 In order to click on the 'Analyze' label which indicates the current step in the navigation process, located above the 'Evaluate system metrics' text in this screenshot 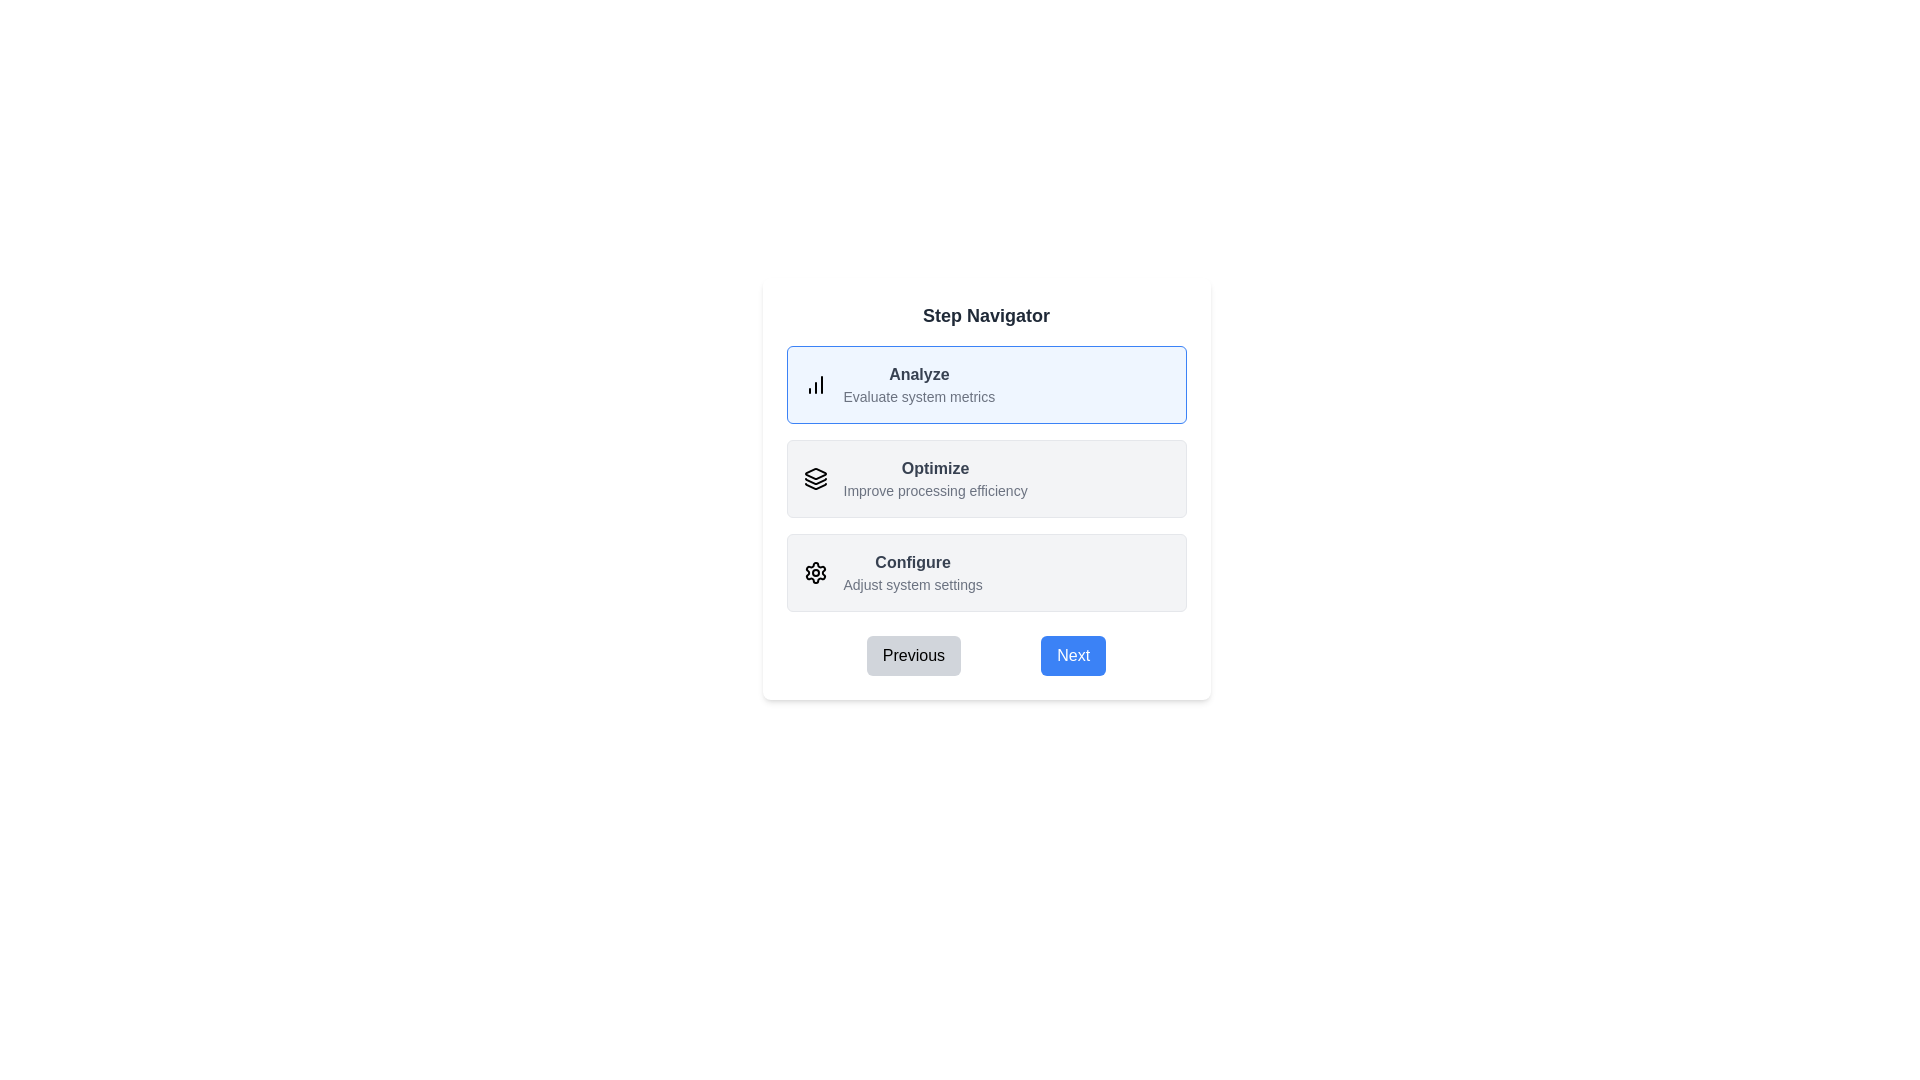, I will do `click(918, 374)`.